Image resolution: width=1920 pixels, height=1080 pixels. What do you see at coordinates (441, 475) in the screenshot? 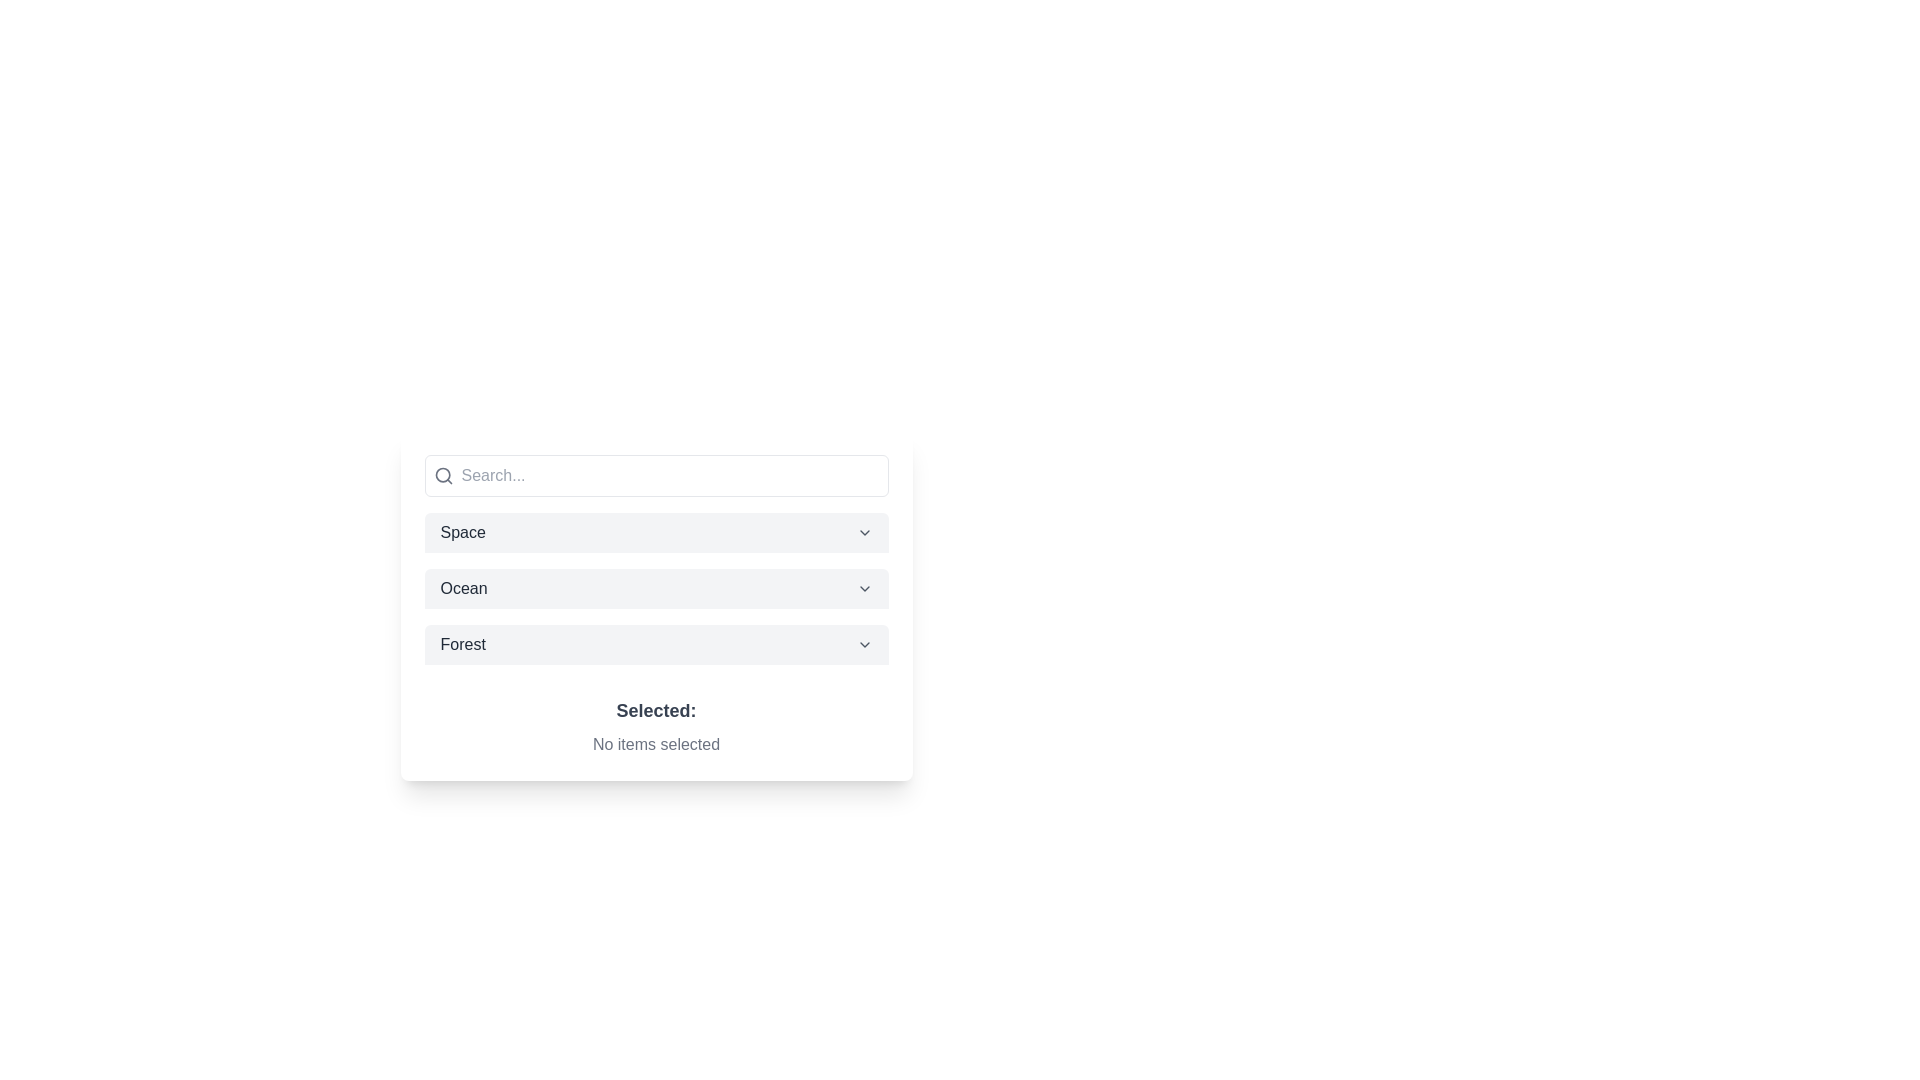
I see `the circular part of the search icon, which is a decorative component enhancing the visual identification of the search functionality` at bounding box center [441, 475].